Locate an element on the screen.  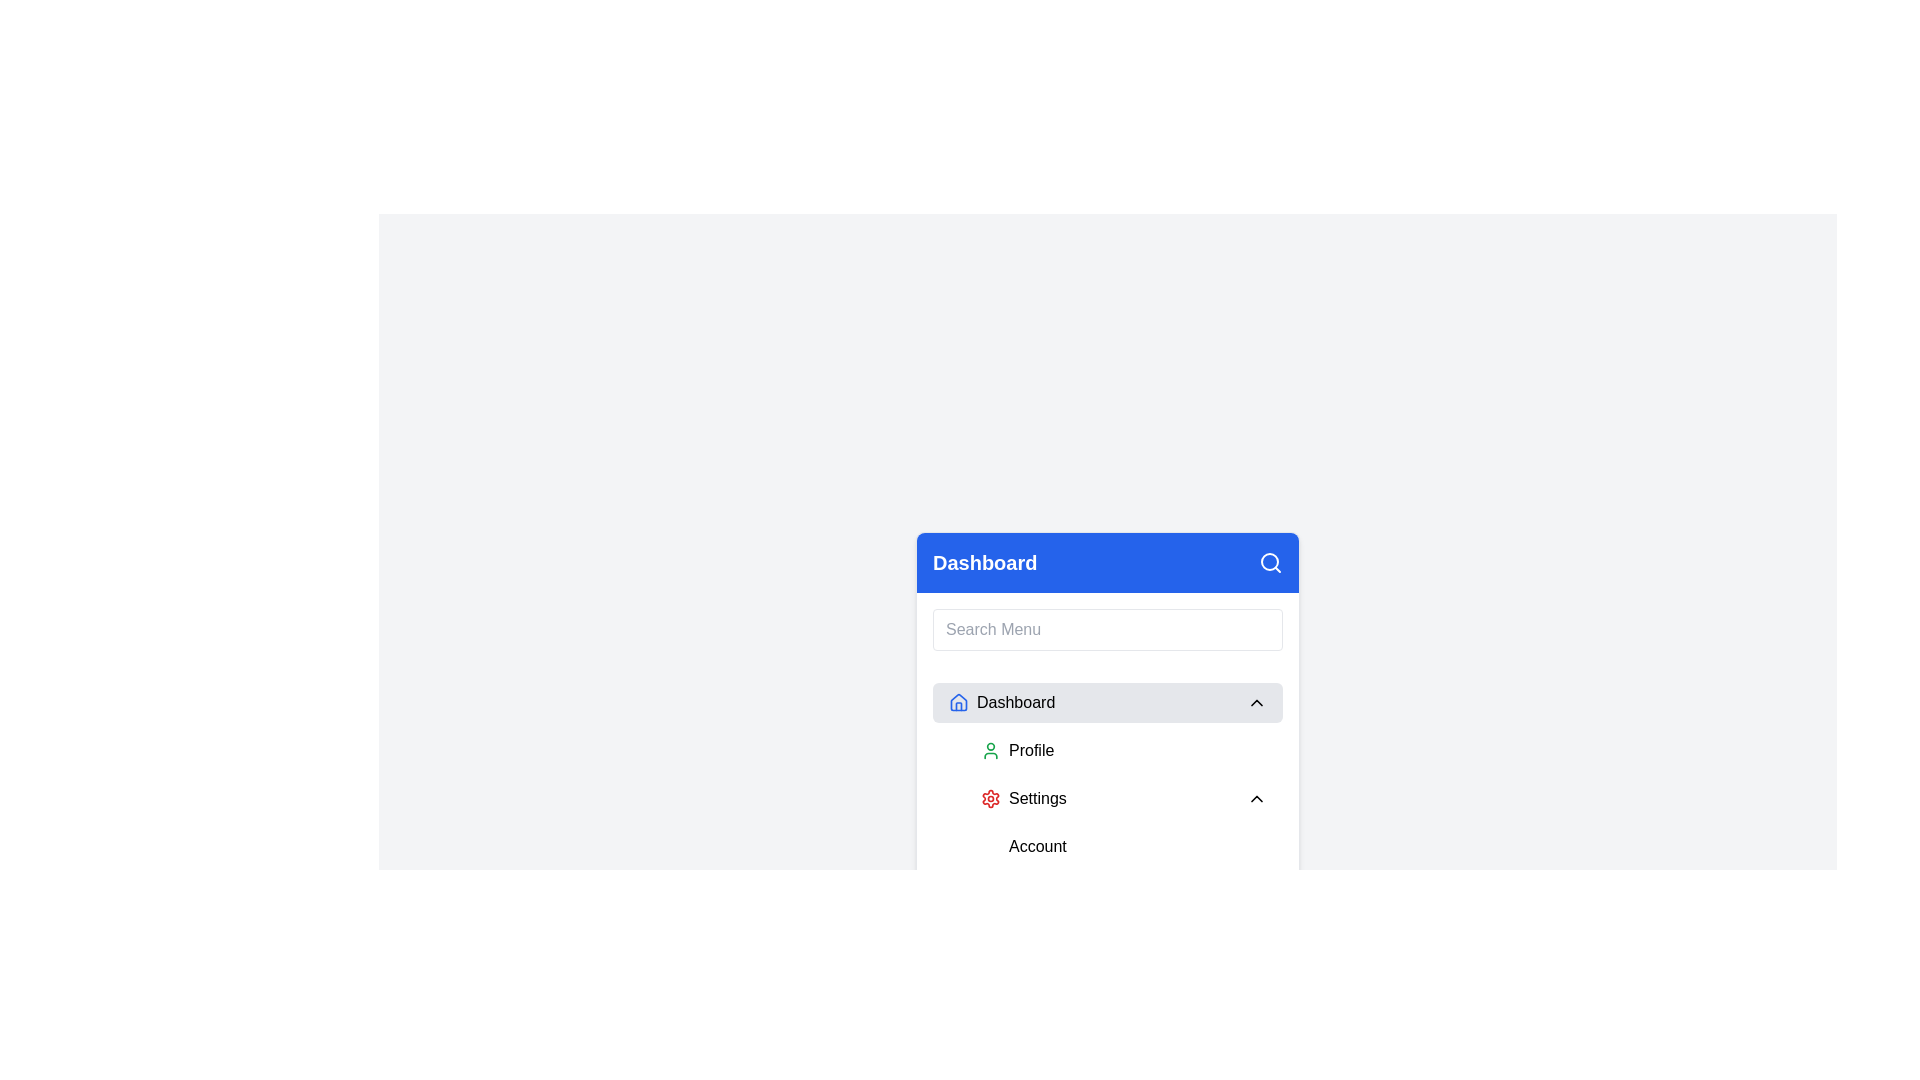
the red gear-like icon representing 'Settings', which is the second icon in the 'Dashboard' section of the dropdown menu is located at coordinates (990, 797).